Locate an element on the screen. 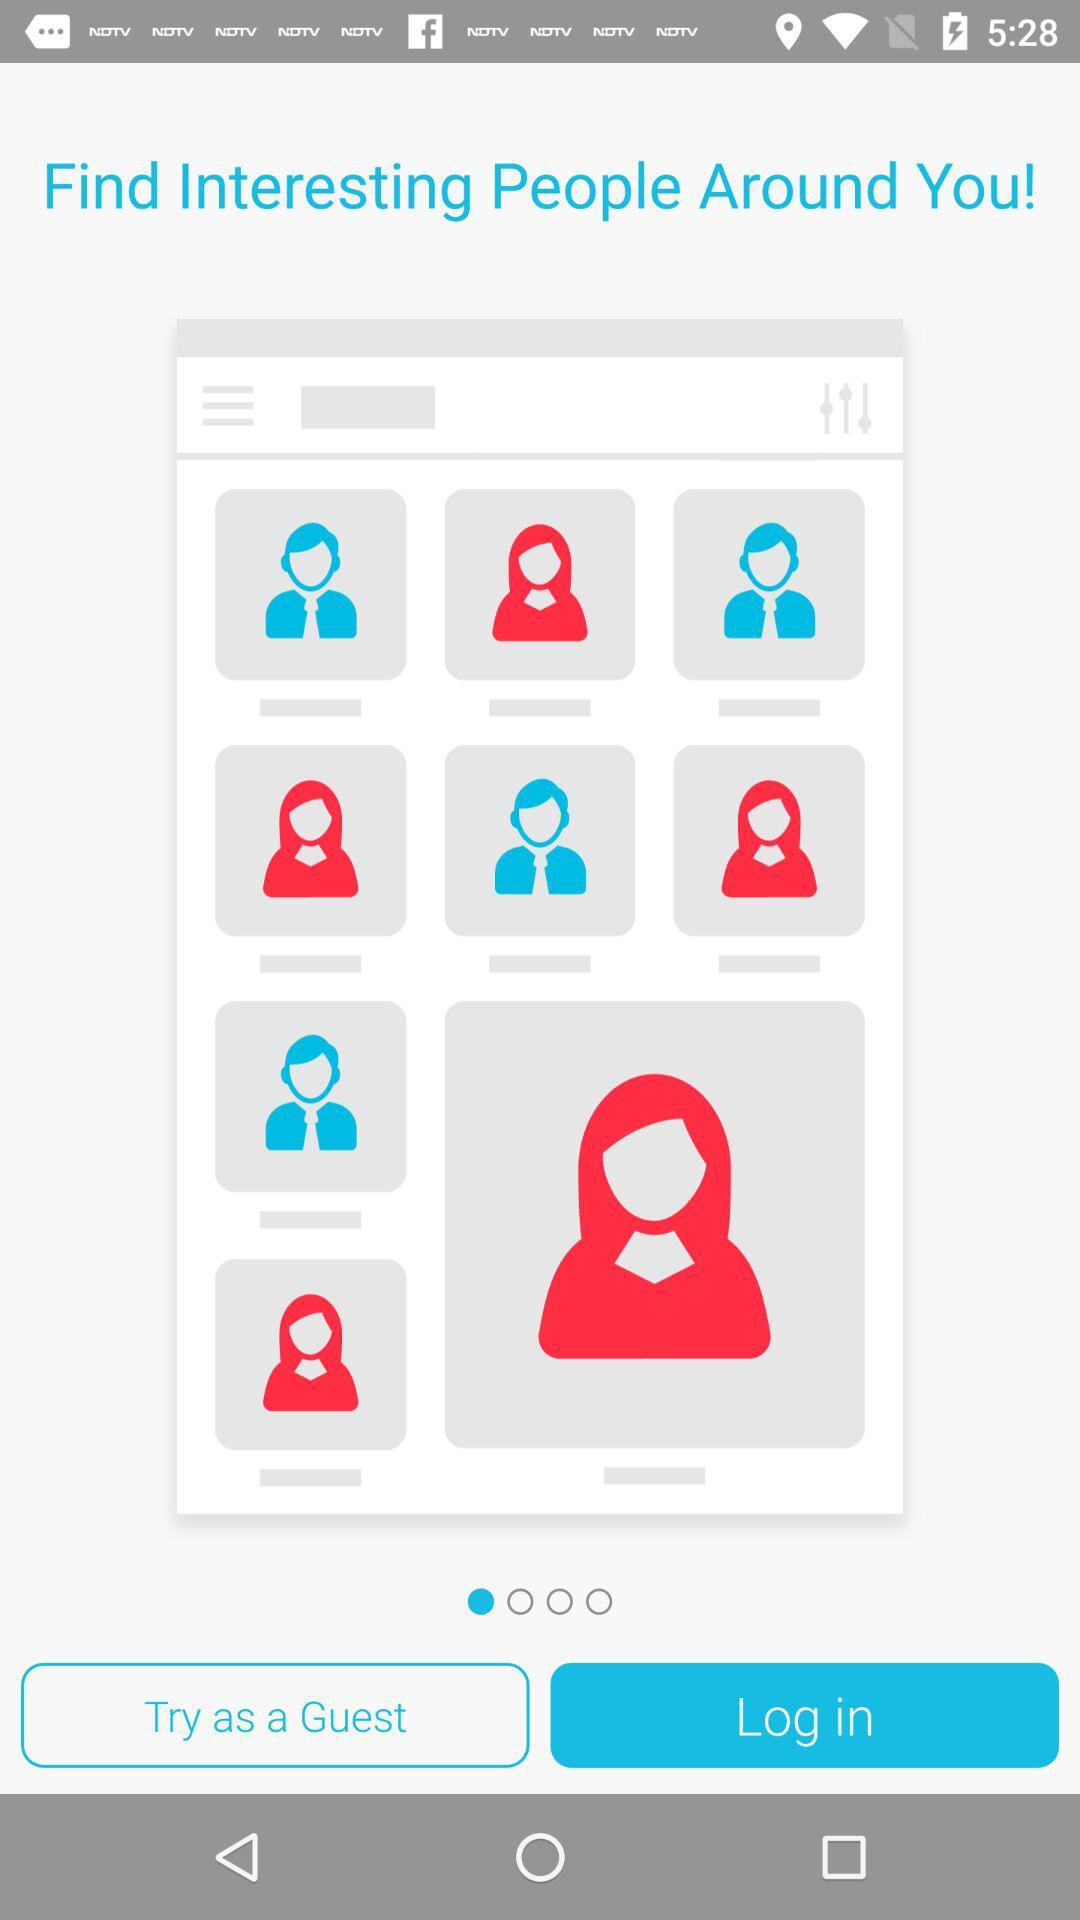 The image size is (1080, 1920). item at the bottom left corner is located at coordinates (275, 1714).